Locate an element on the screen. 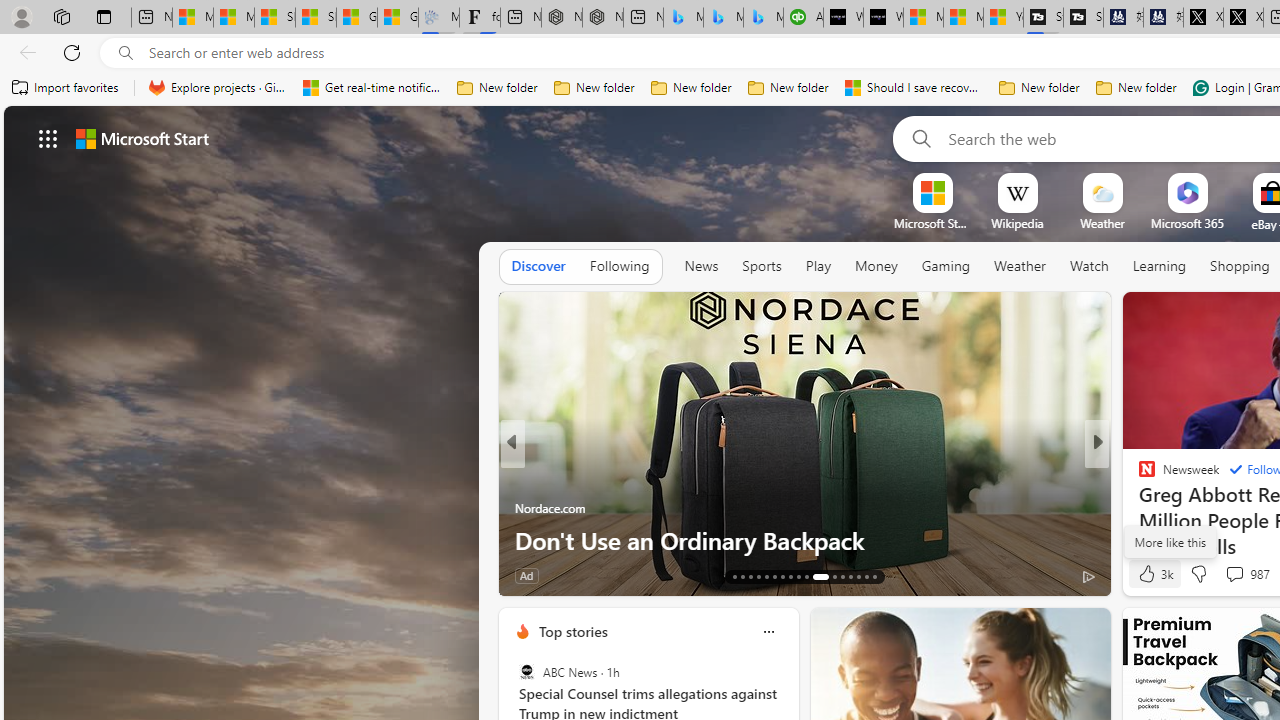 This screenshot has height=720, width=1280. 'POLITICO' is located at coordinates (1138, 475).